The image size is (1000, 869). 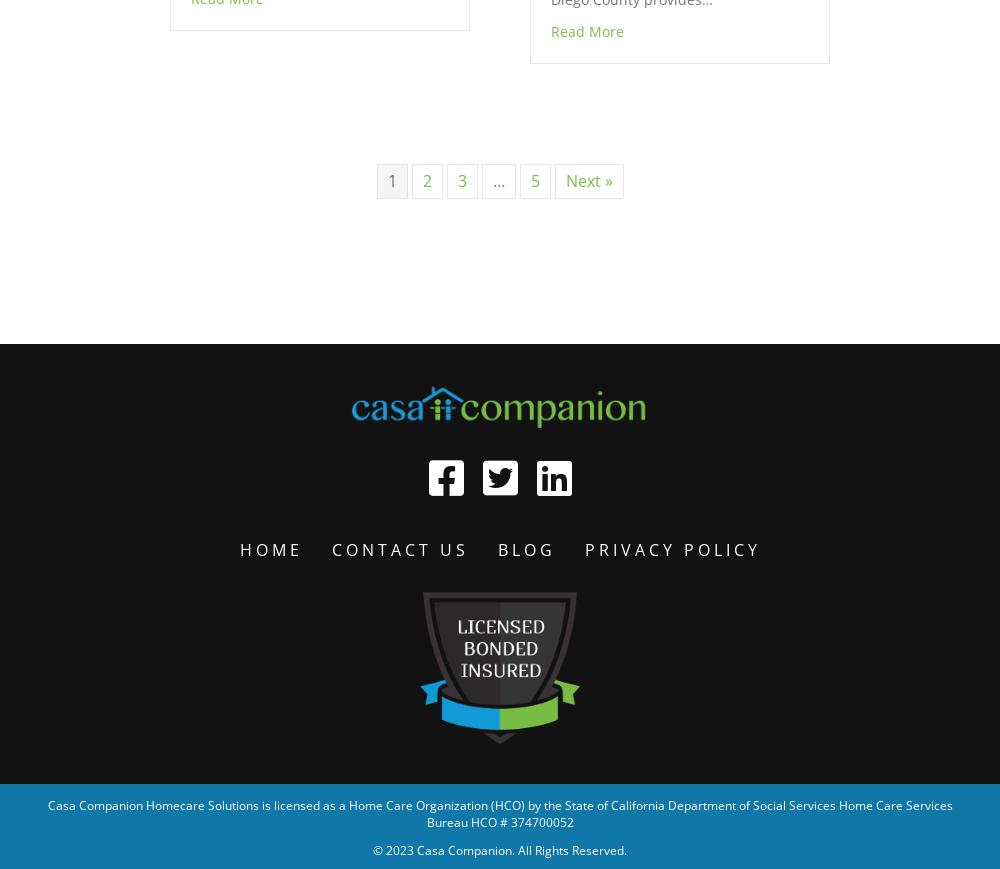 What do you see at coordinates (238, 549) in the screenshot?
I see `'Home'` at bounding box center [238, 549].